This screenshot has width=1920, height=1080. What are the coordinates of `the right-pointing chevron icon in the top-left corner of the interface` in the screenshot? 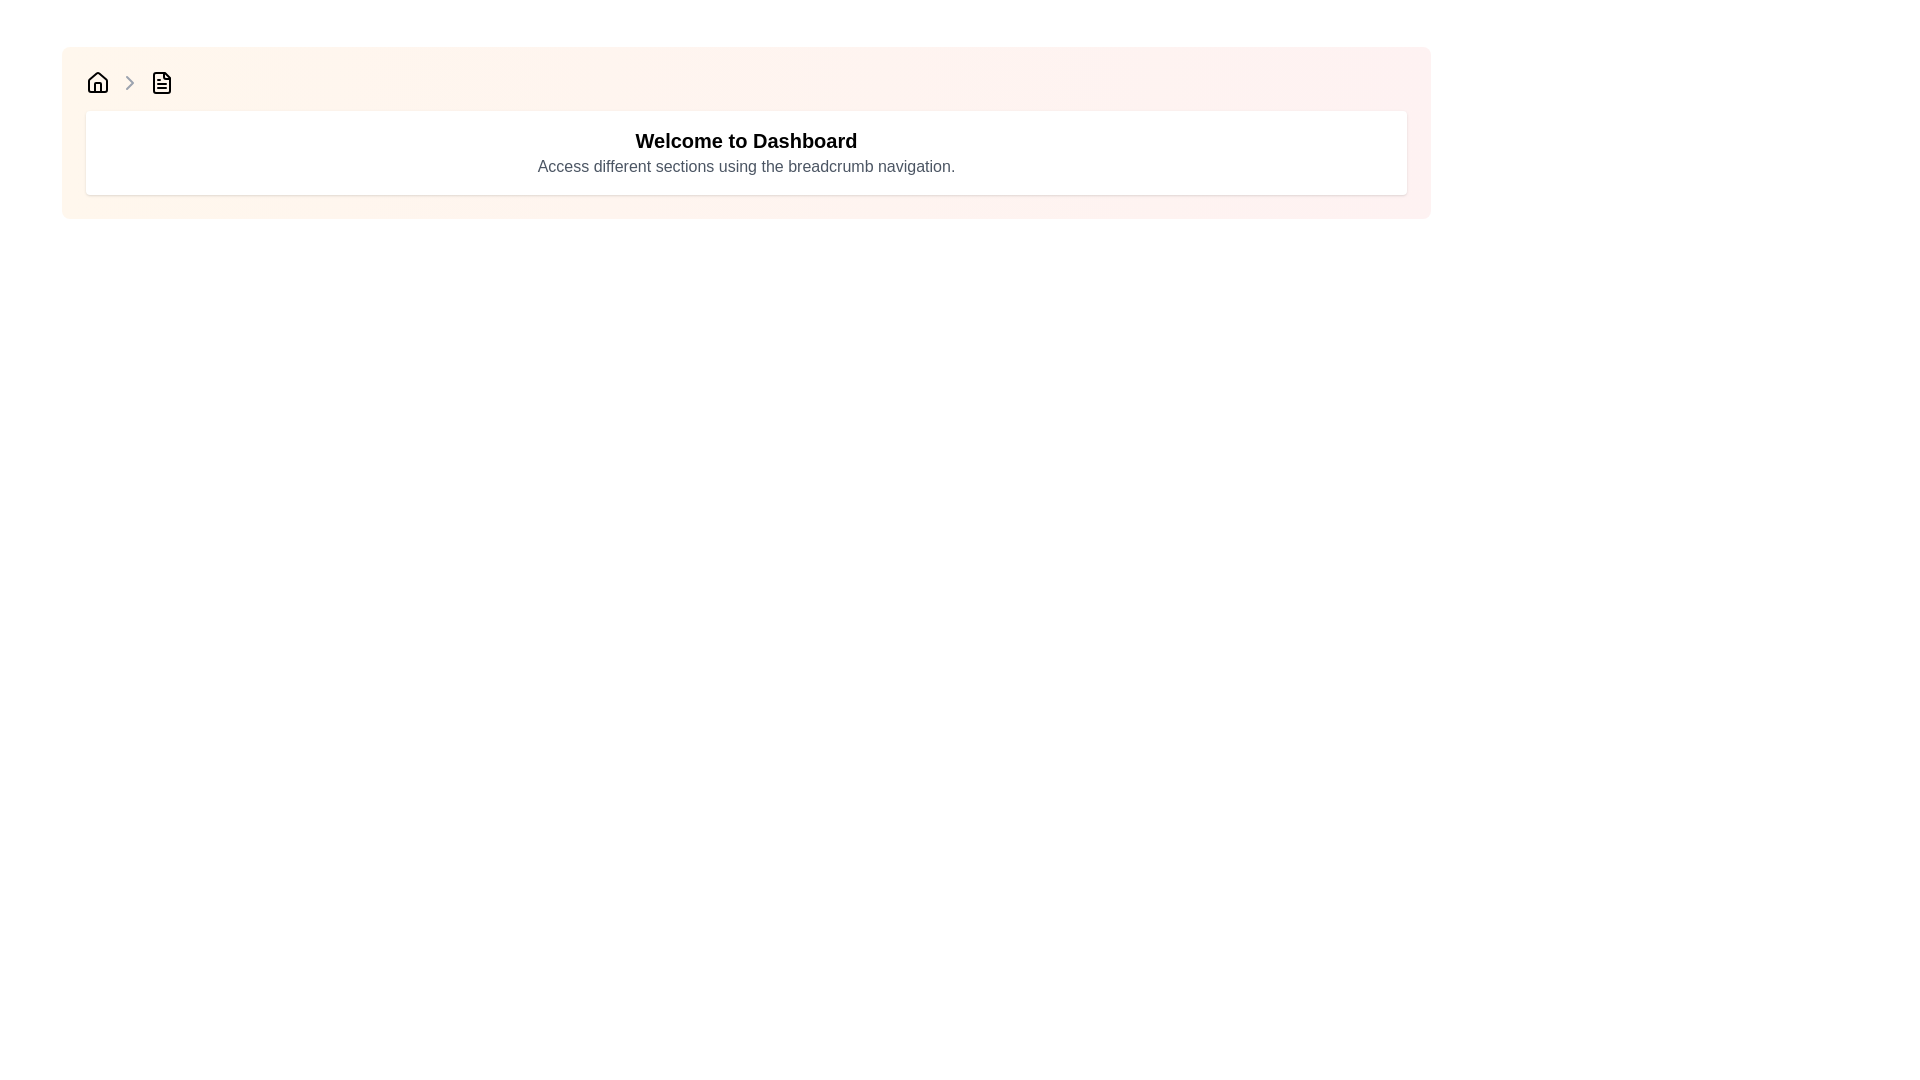 It's located at (128, 82).